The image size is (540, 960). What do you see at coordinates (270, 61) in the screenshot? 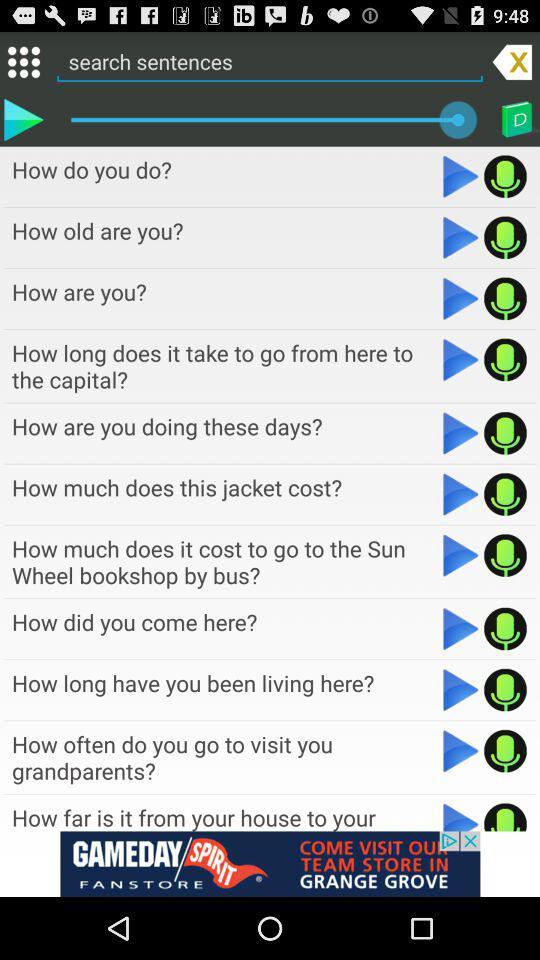
I see `search bar` at bounding box center [270, 61].